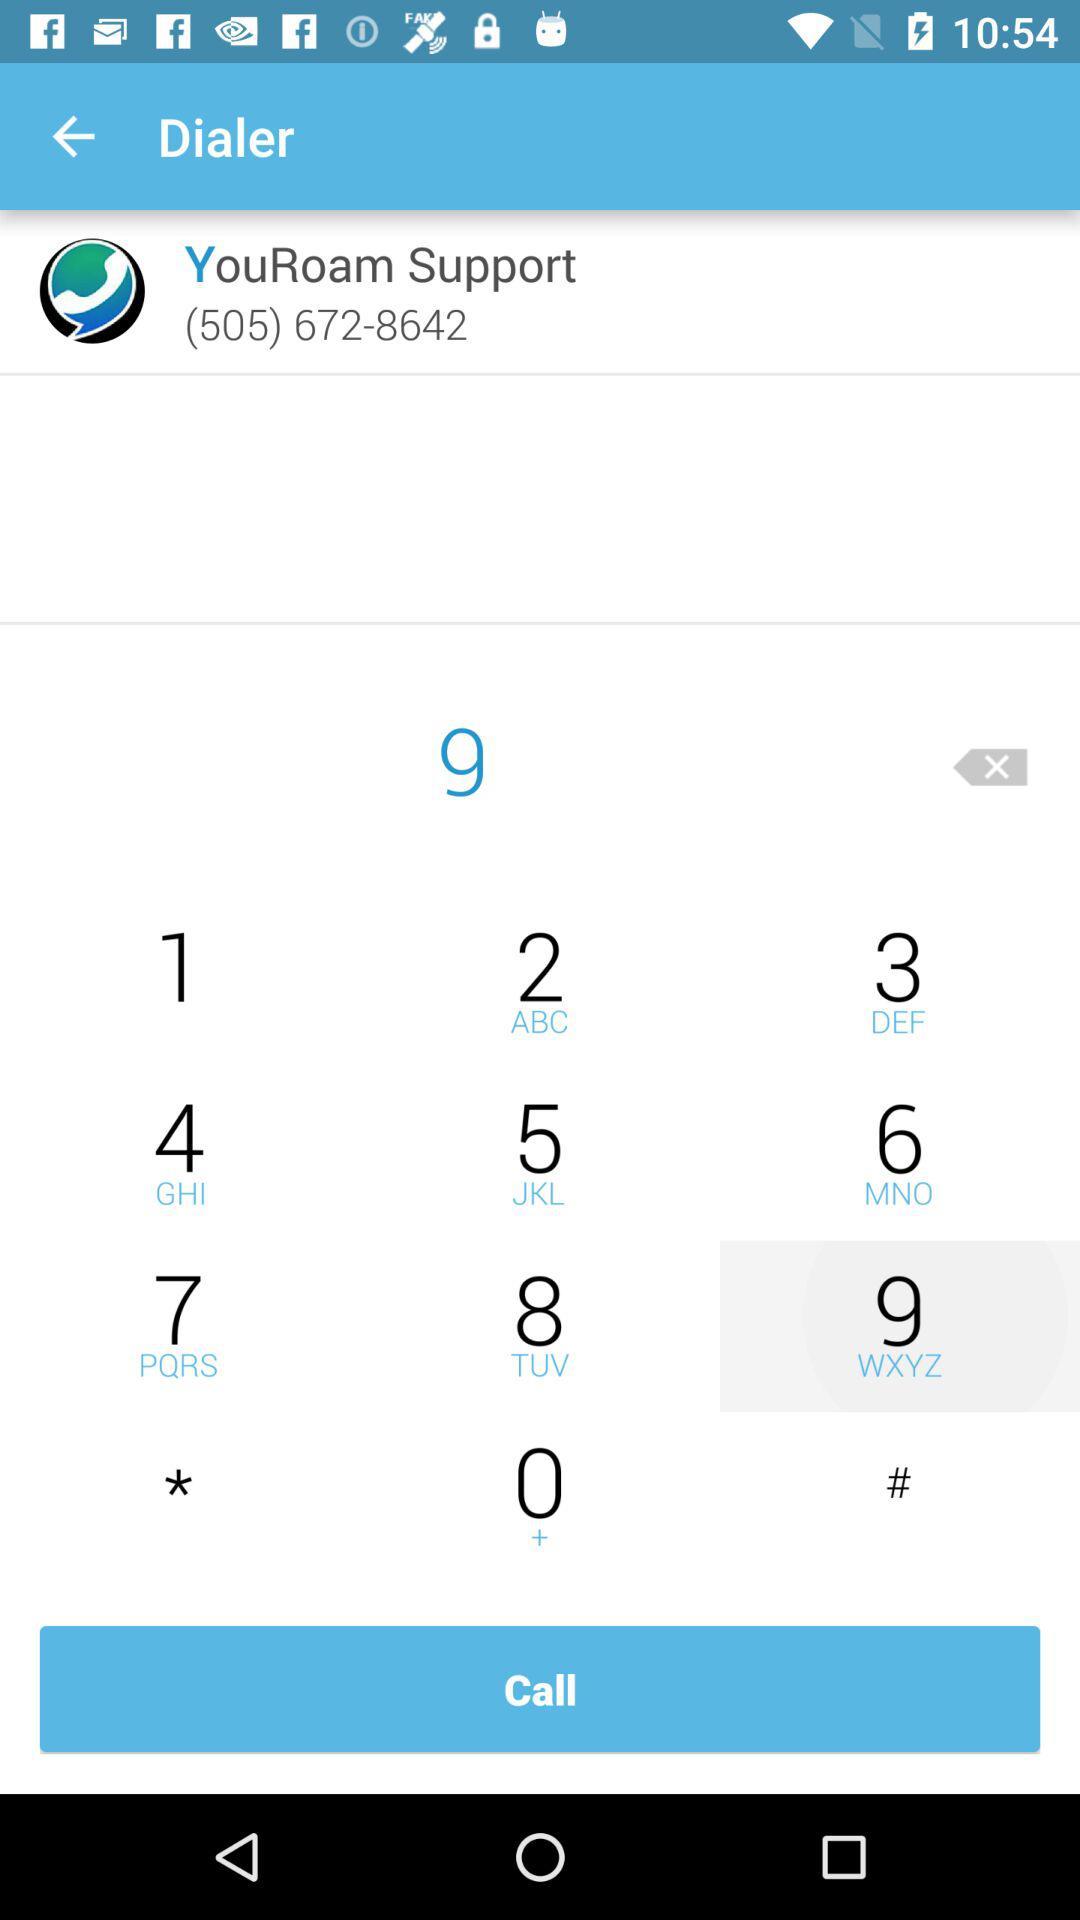  I want to click on asterisk on keyboard, so click(180, 1498).